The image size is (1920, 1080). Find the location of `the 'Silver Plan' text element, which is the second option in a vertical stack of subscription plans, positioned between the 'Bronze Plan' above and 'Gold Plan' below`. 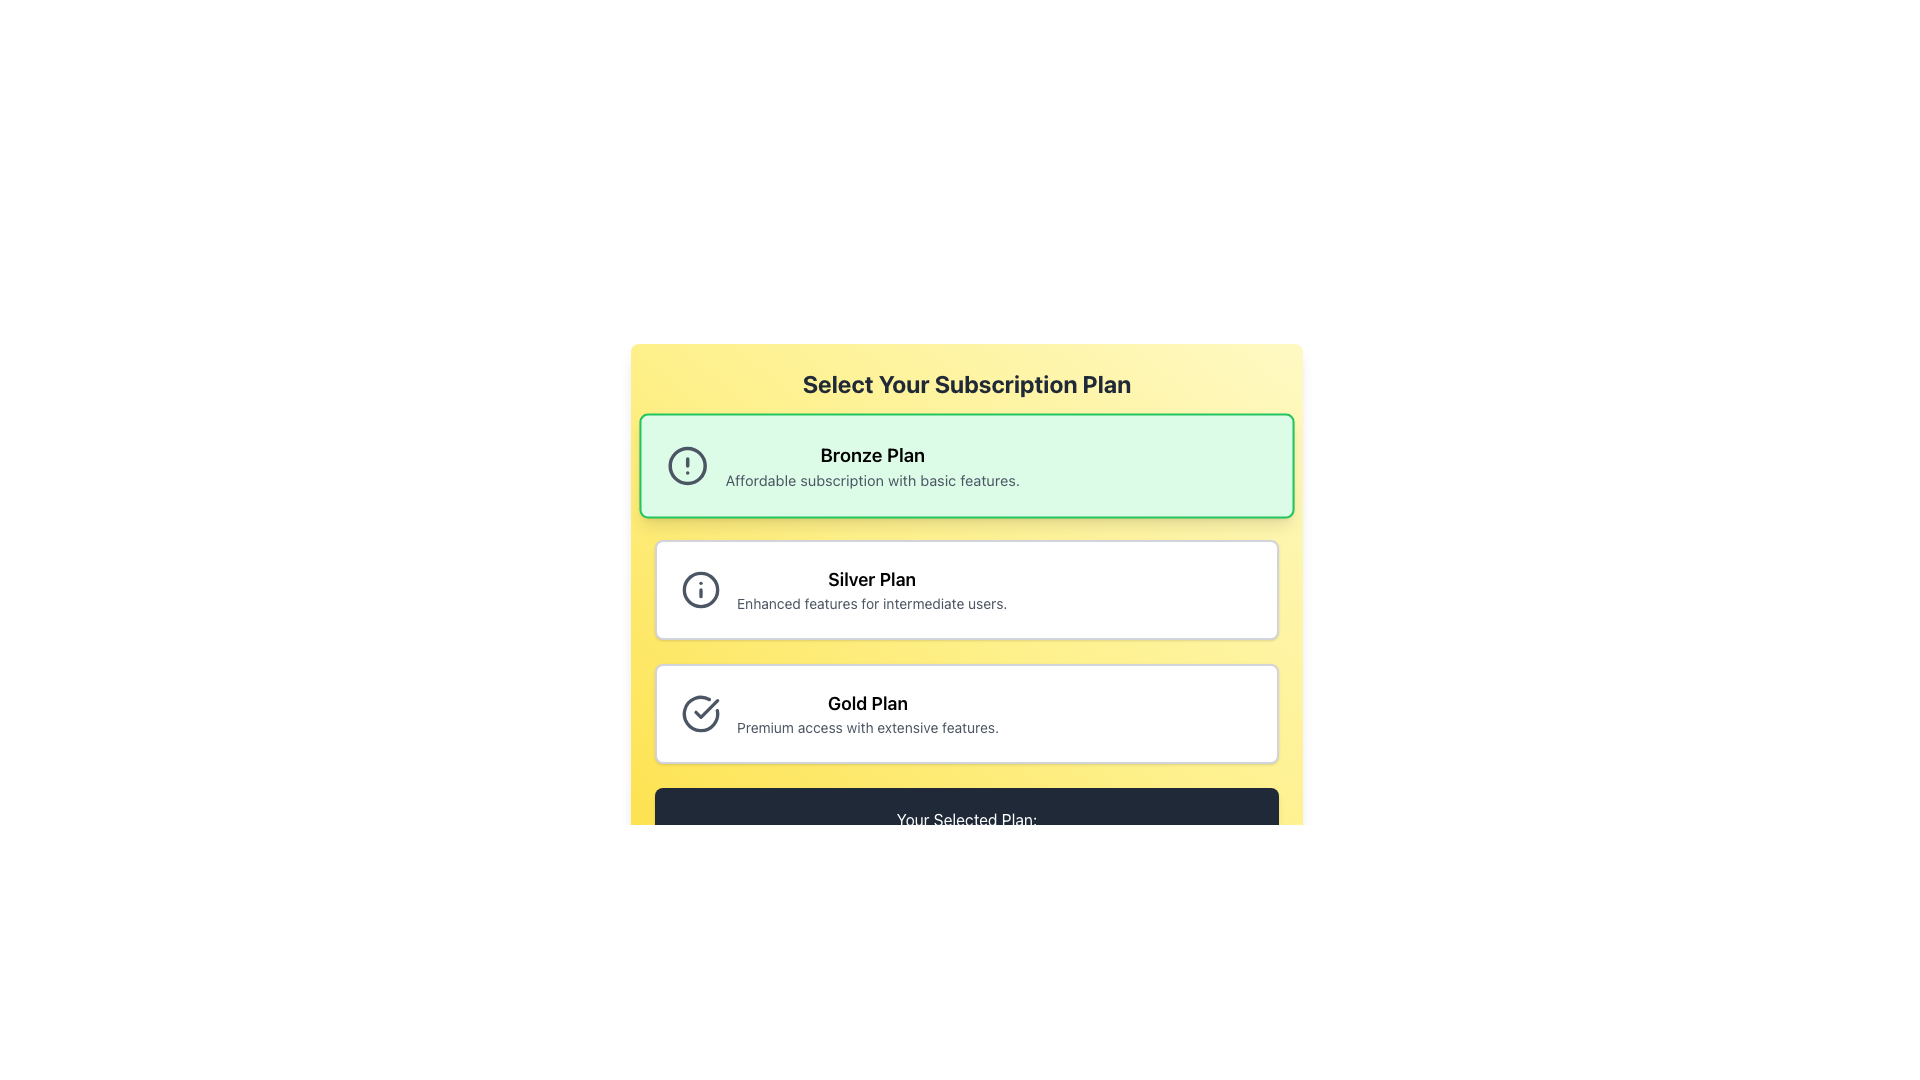

the 'Silver Plan' text element, which is the second option in a vertical stack of subscription plans, positioned between the 'Bronze Plan' above and 'Gold Plan' below is located at coordinates (872, 589).